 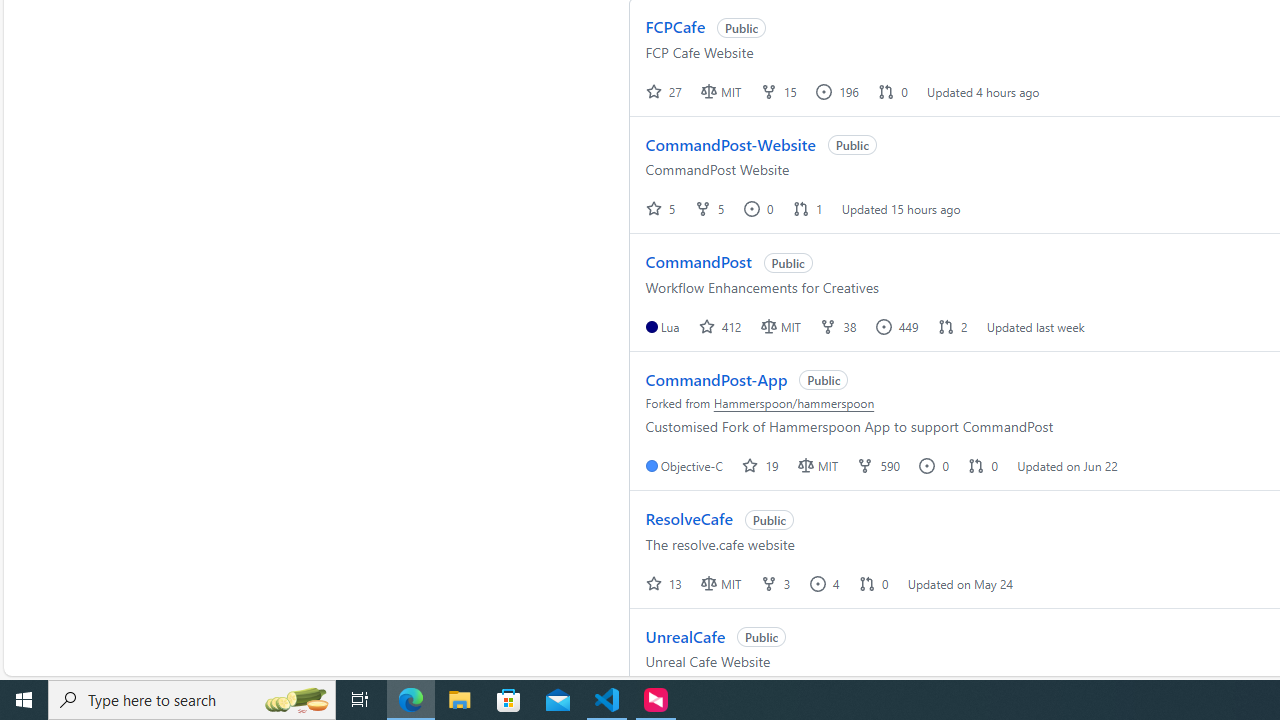 I want to click on ' 196 ', so click(x=839, y=91).